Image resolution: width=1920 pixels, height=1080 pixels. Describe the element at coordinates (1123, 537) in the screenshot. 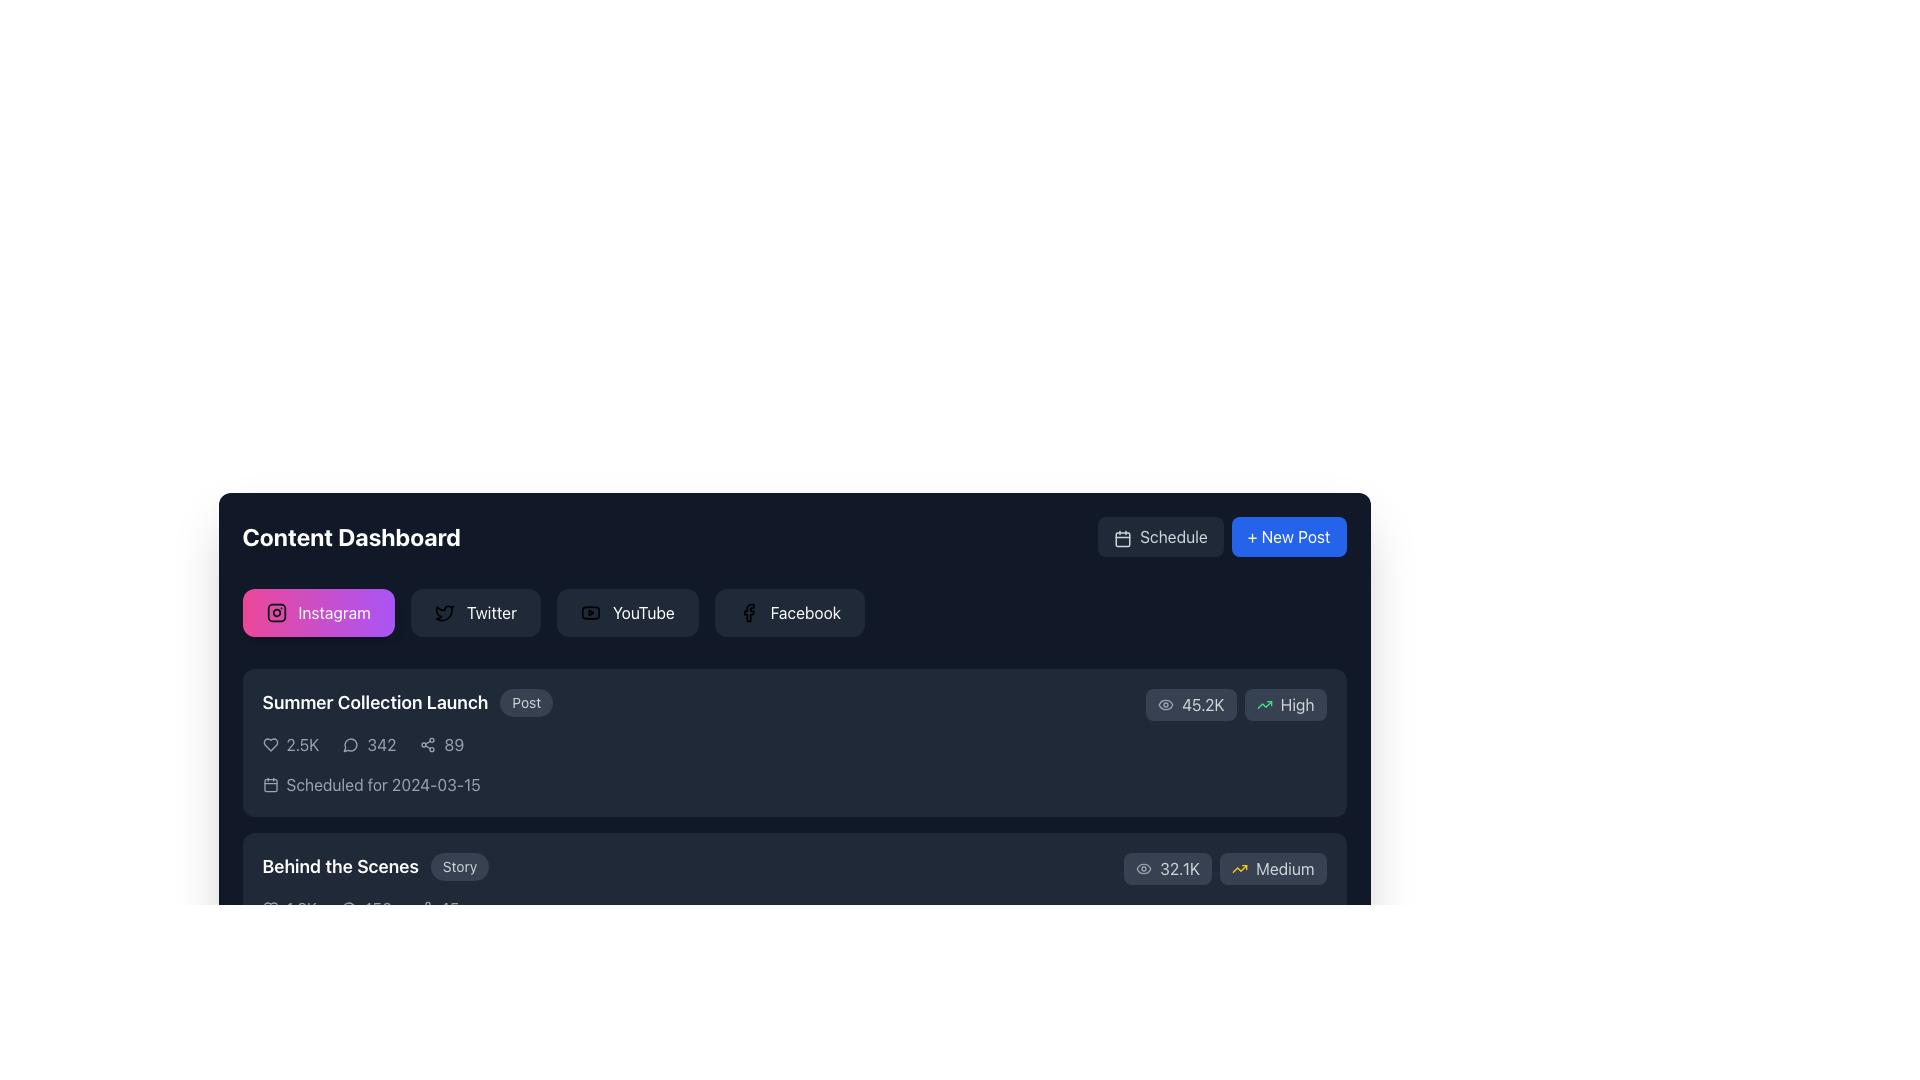

I see `the calendar icon located to the left of the 'Schedule' text within the dark, rounded rectangular button` at that location.